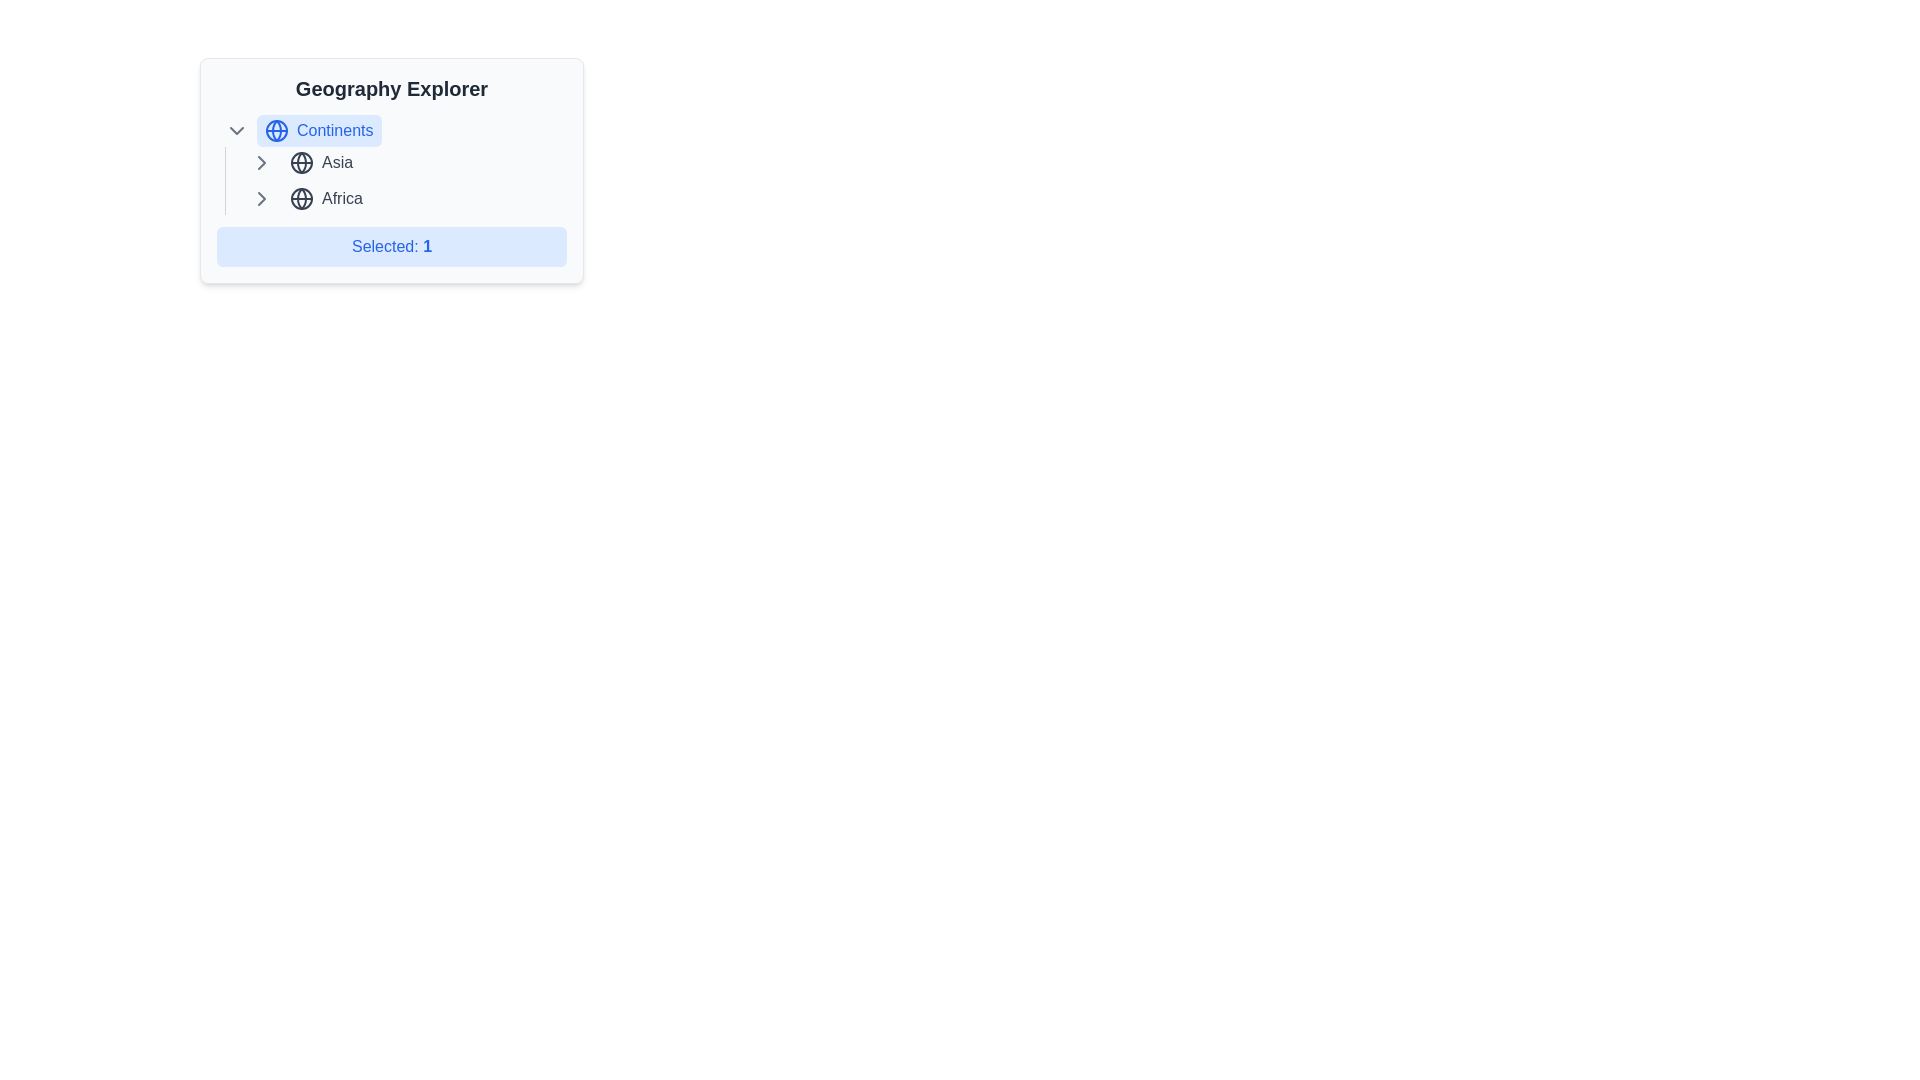  What do you see at coordinates (335, 131) in the screenshot?
I see `the static text label located to the right of the globe icon in the 'Geography Explorer' section` at bounding box center [335, 131].